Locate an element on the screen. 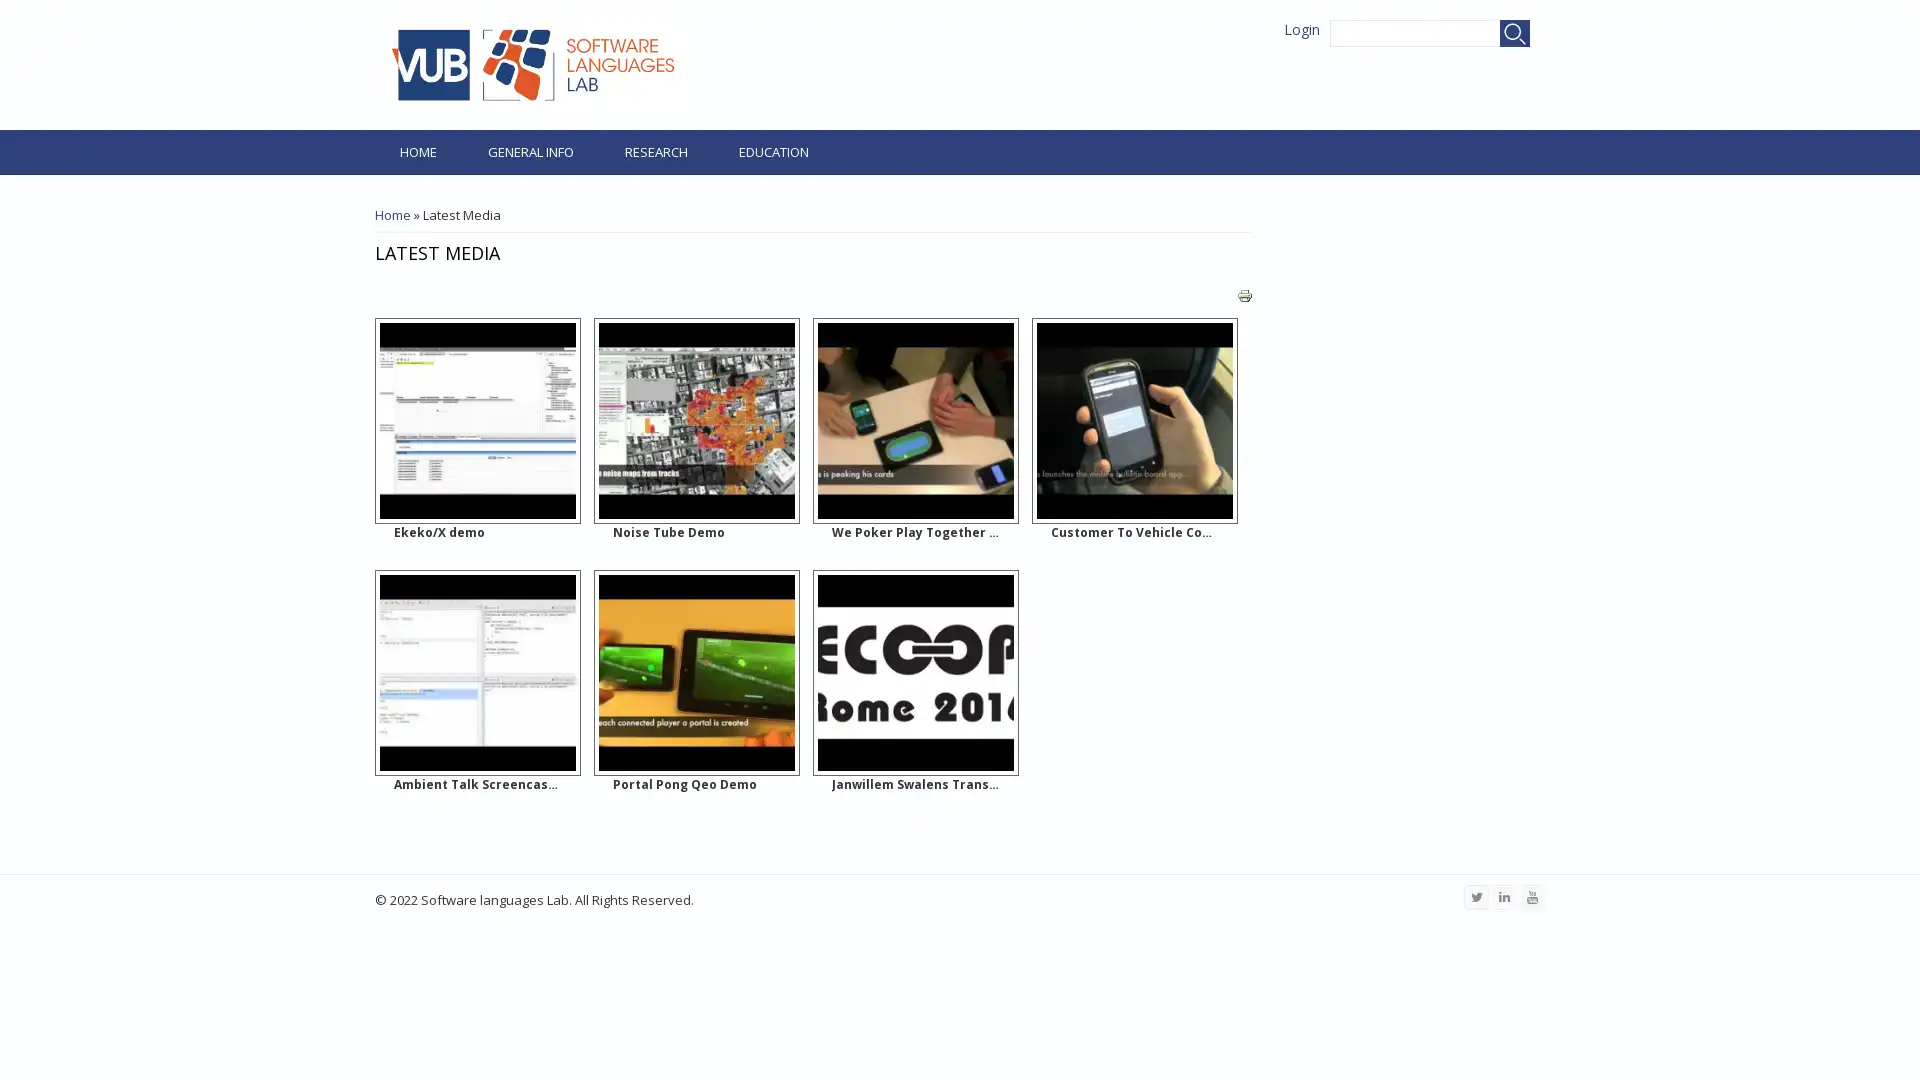 The image size is (1920, 1080). Search is located at coordinates (1515, 33).